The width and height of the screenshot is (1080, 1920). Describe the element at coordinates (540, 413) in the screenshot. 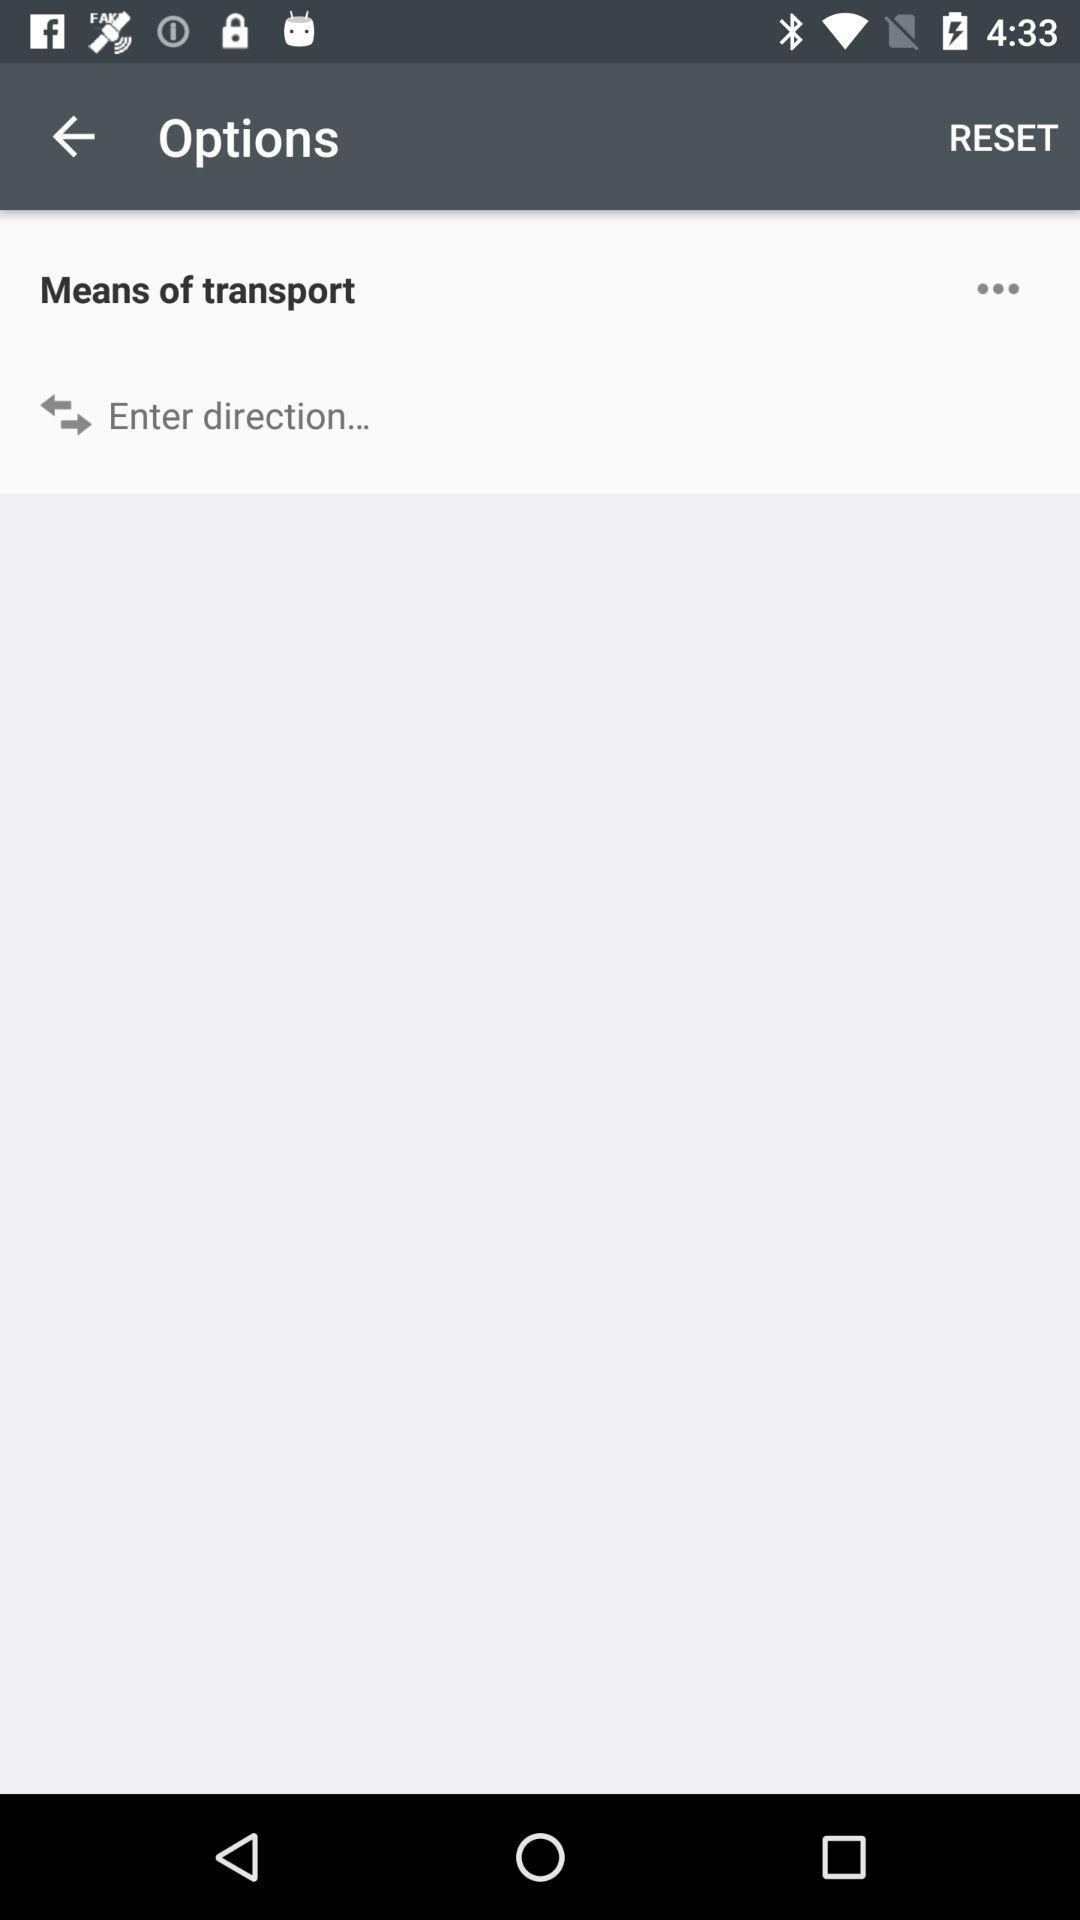

I see `the item at the top` at that location.